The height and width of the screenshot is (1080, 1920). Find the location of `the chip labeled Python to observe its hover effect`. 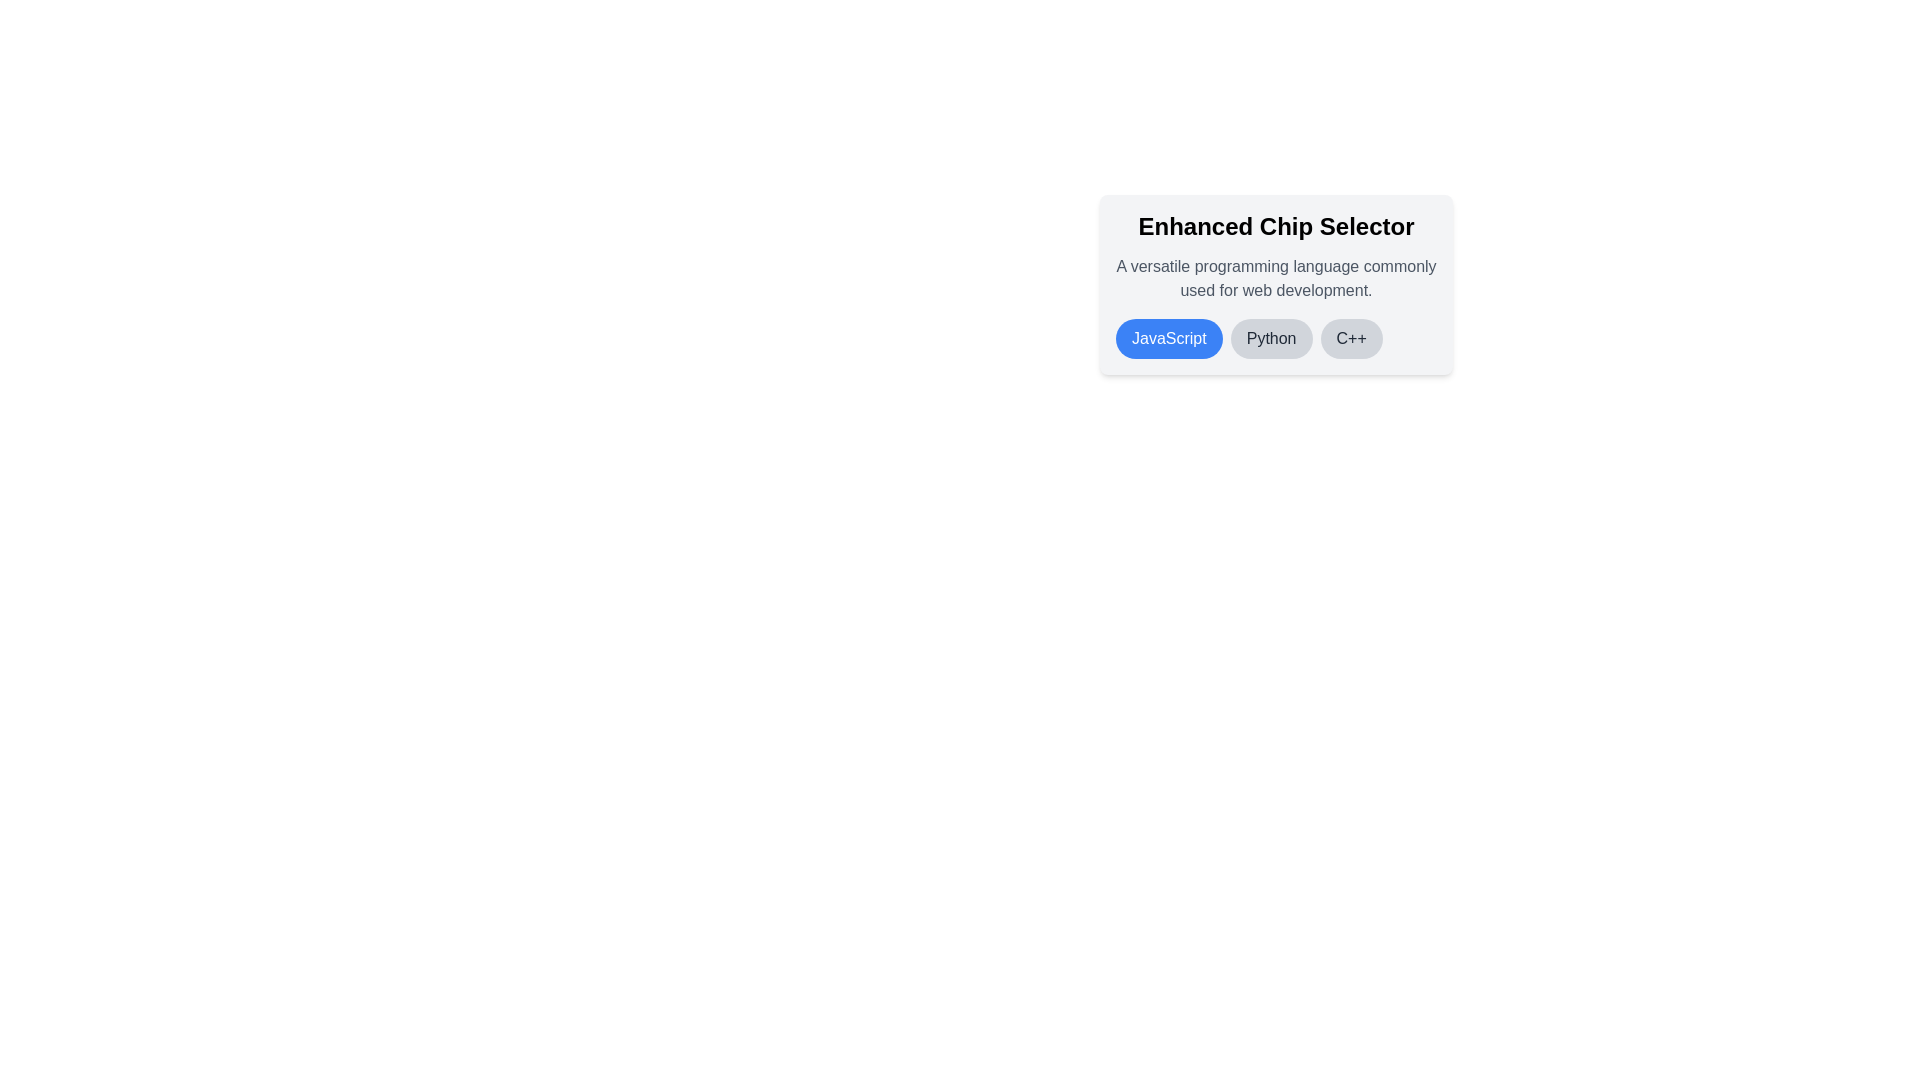

the chip labeled Python to observe its hover effect is located at coordinates (1270, 338).